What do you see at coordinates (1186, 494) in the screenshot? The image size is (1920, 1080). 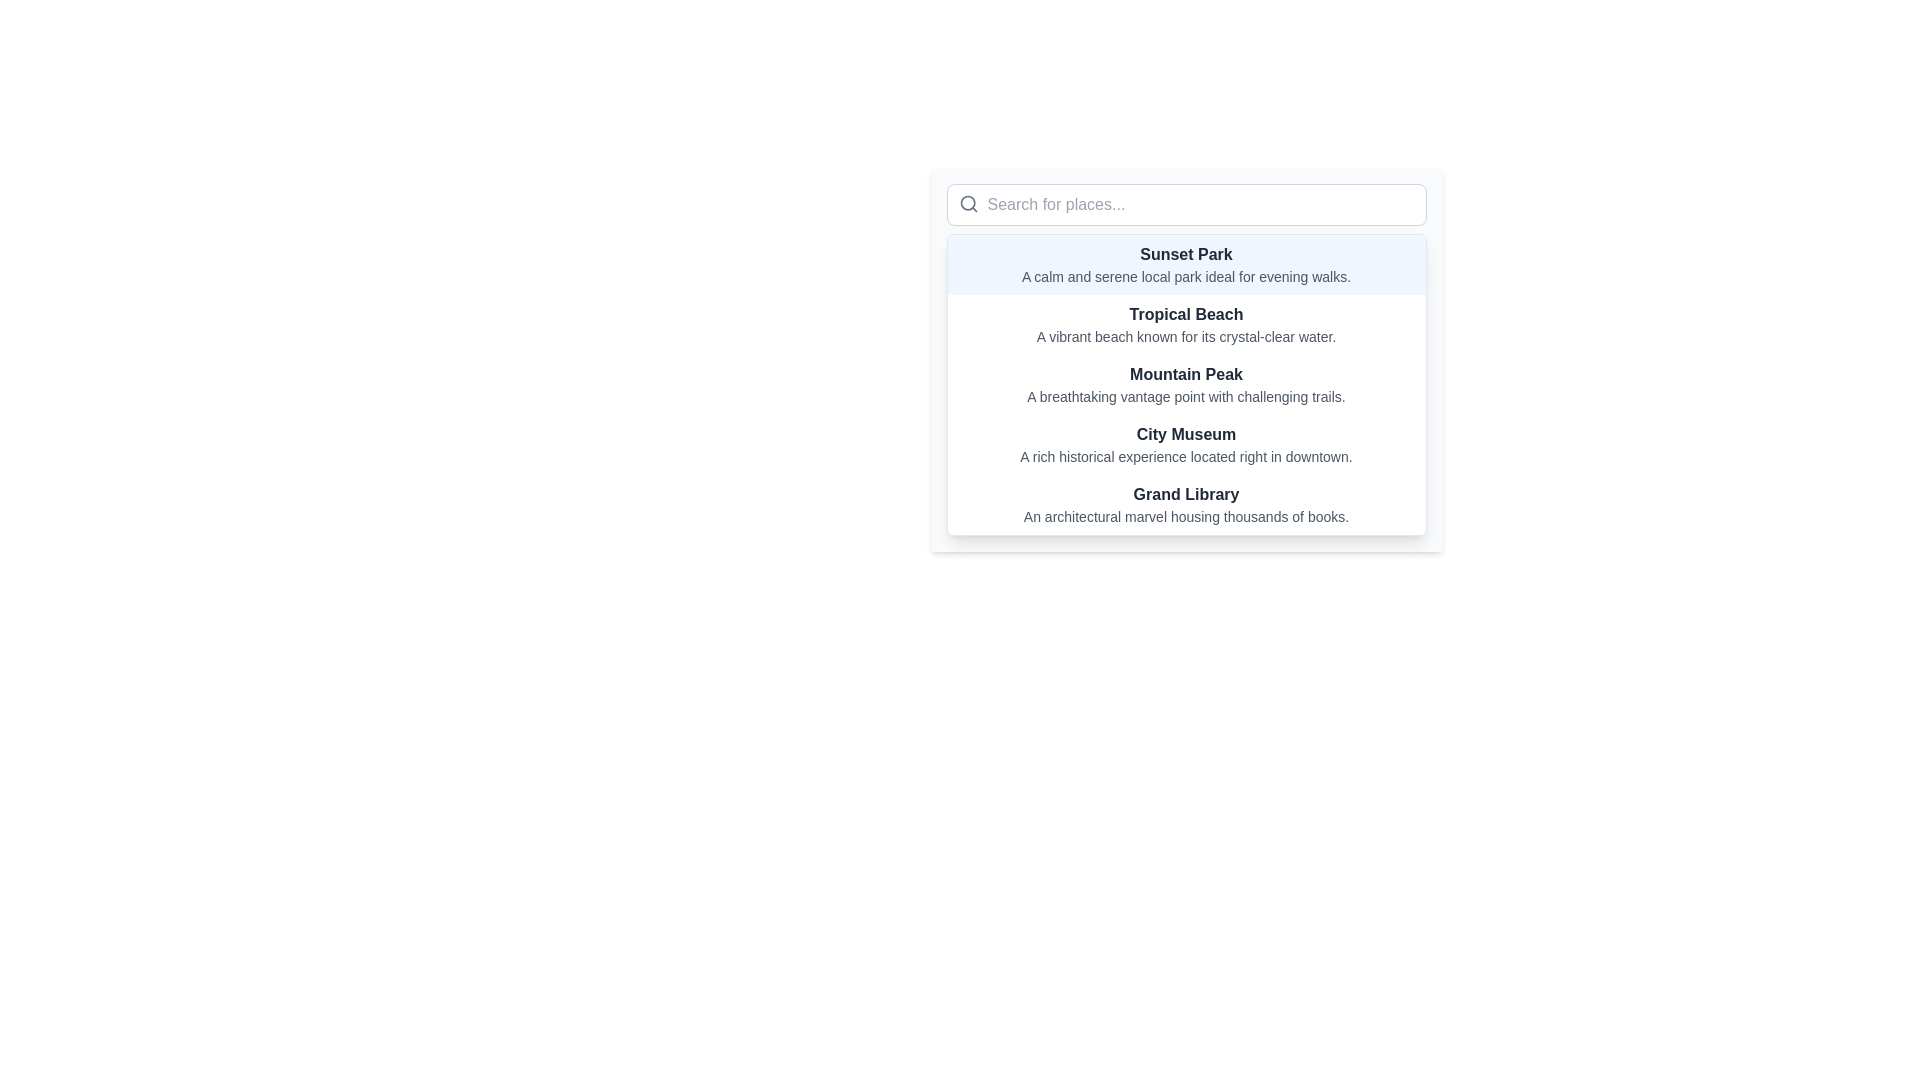 I see `the bold text label 'Grand Library', which is styled with a larger font size and dark gray color, located at the bottom of a scrollable list of places` at bounding box center [1186, 494].